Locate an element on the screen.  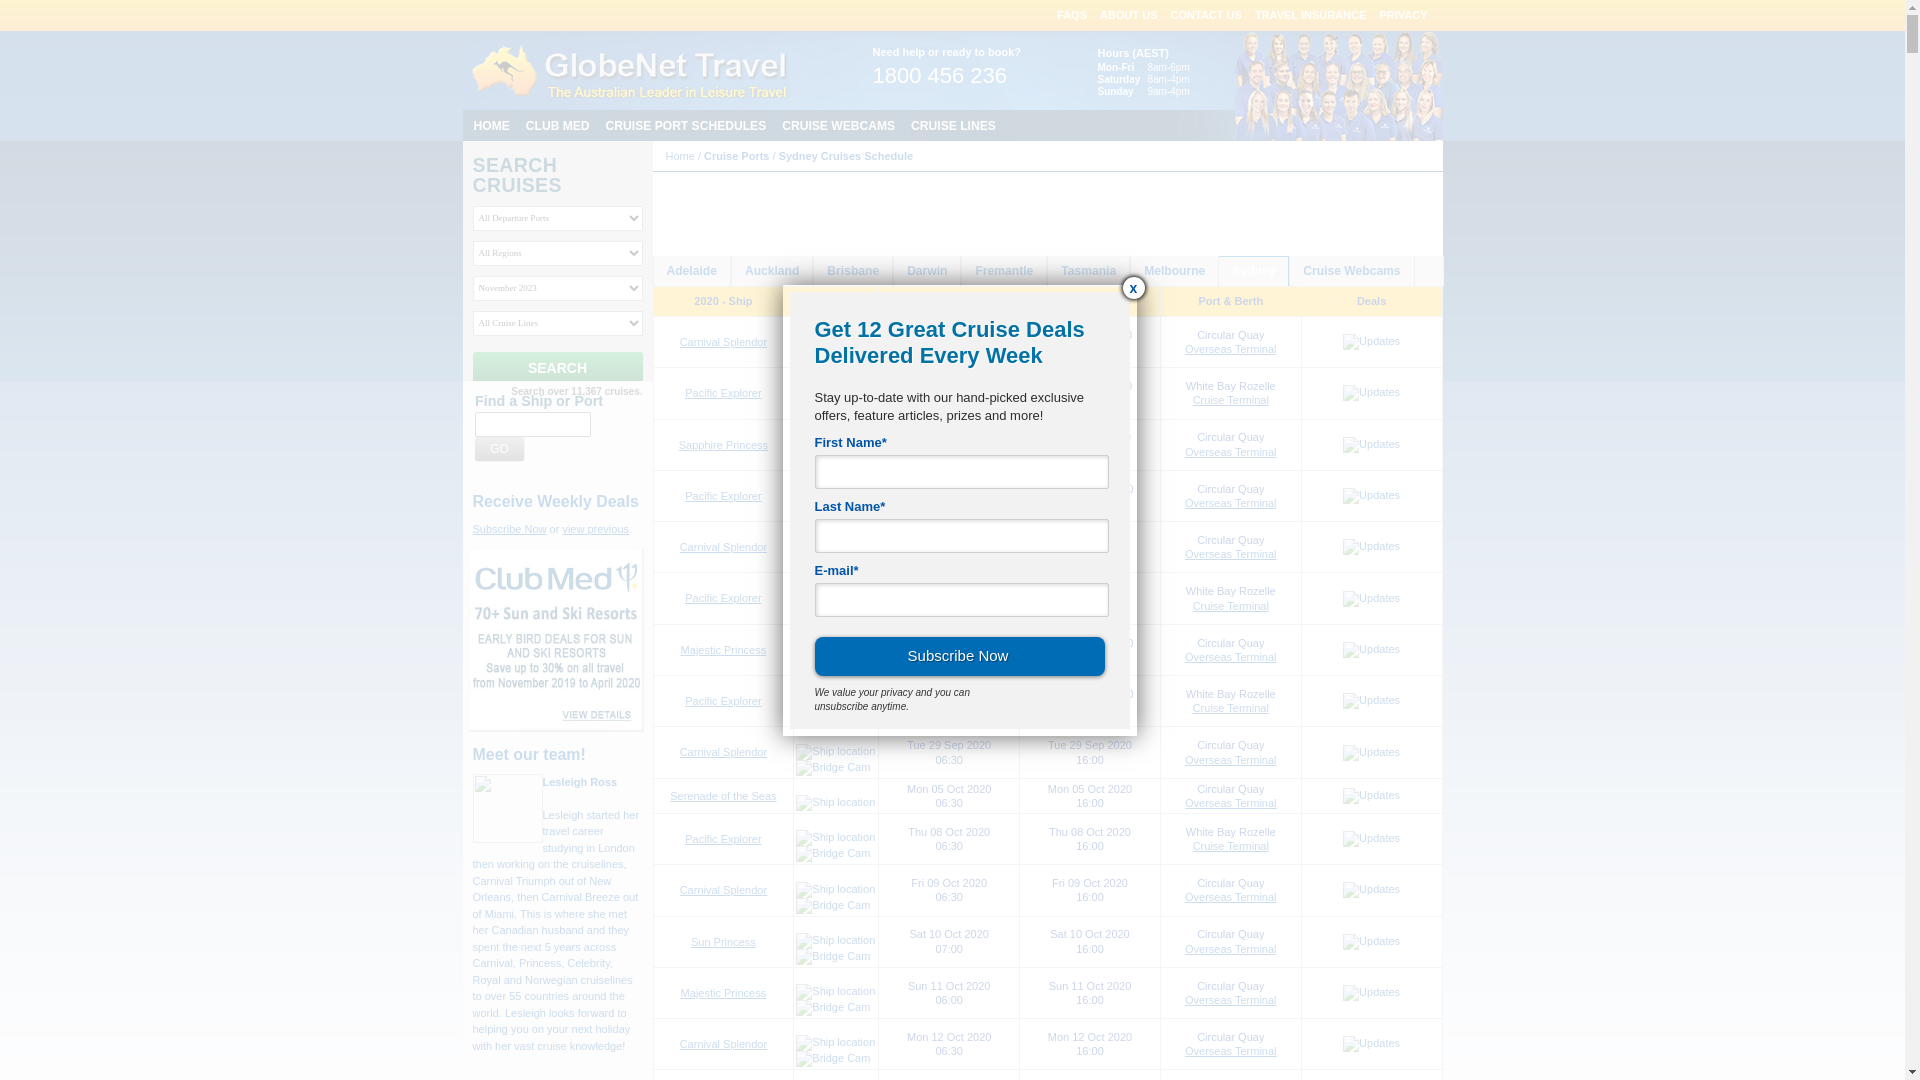
'Bridge Cam' is located at coordinates (795, 509).